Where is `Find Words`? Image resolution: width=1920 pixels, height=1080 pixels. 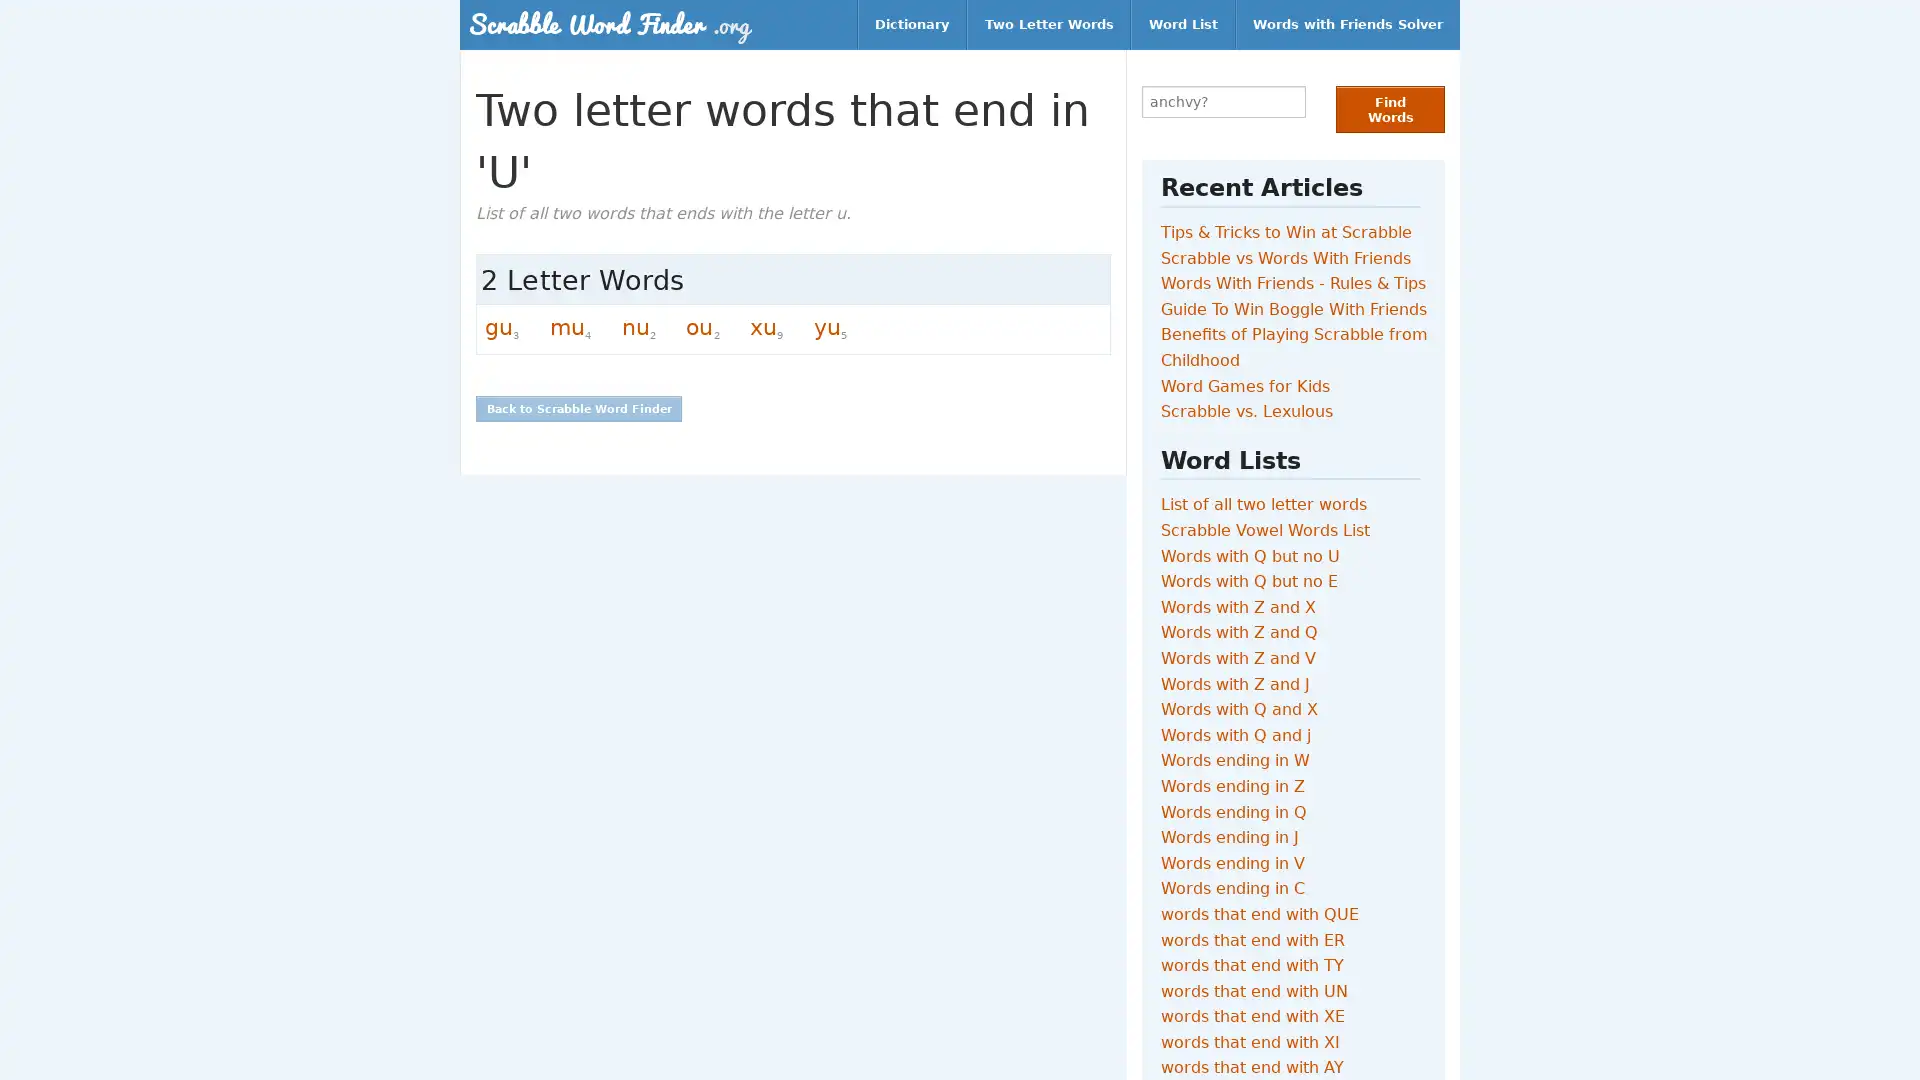
Find Words is located at coordinates (1389, 109).